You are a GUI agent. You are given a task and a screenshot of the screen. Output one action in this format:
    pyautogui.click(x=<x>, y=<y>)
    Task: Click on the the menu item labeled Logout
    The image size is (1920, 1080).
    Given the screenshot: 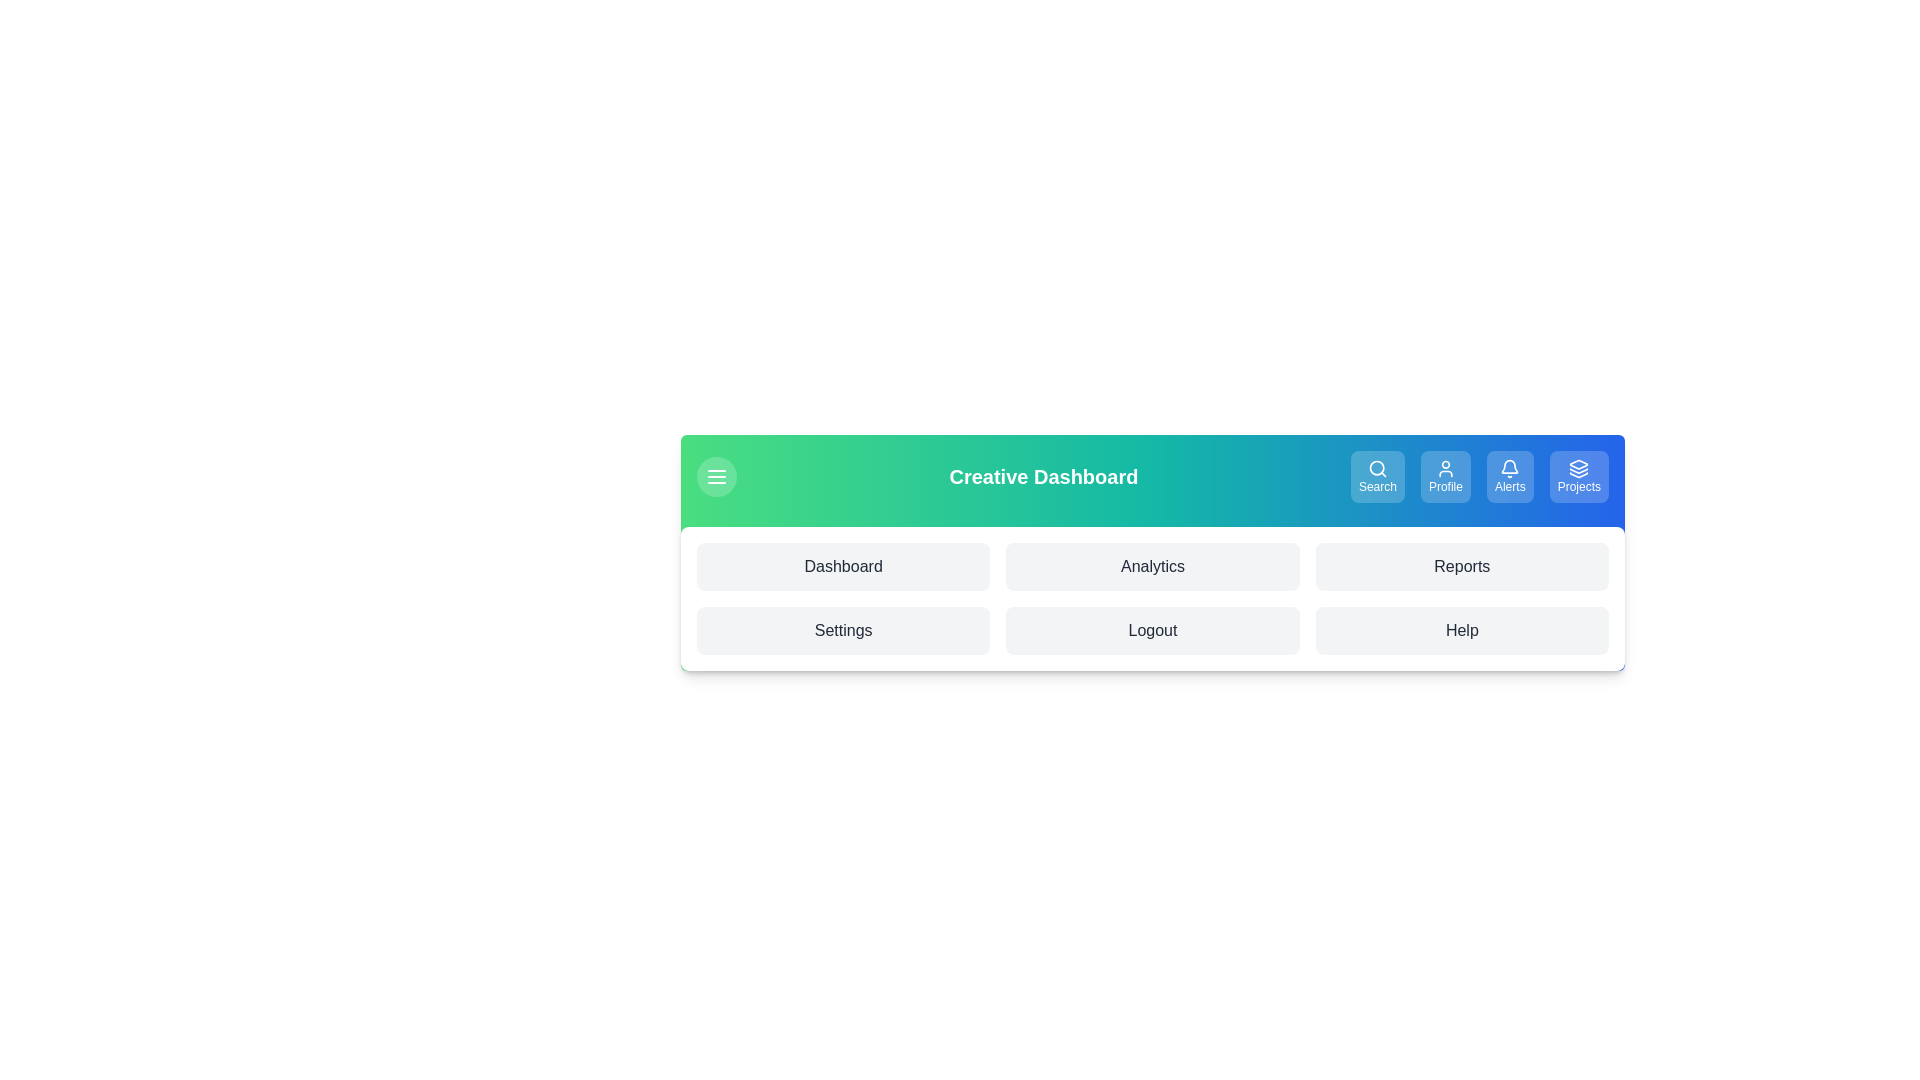 What is the action you would take?
    pyautogui.click(x=1152, y=631)
    